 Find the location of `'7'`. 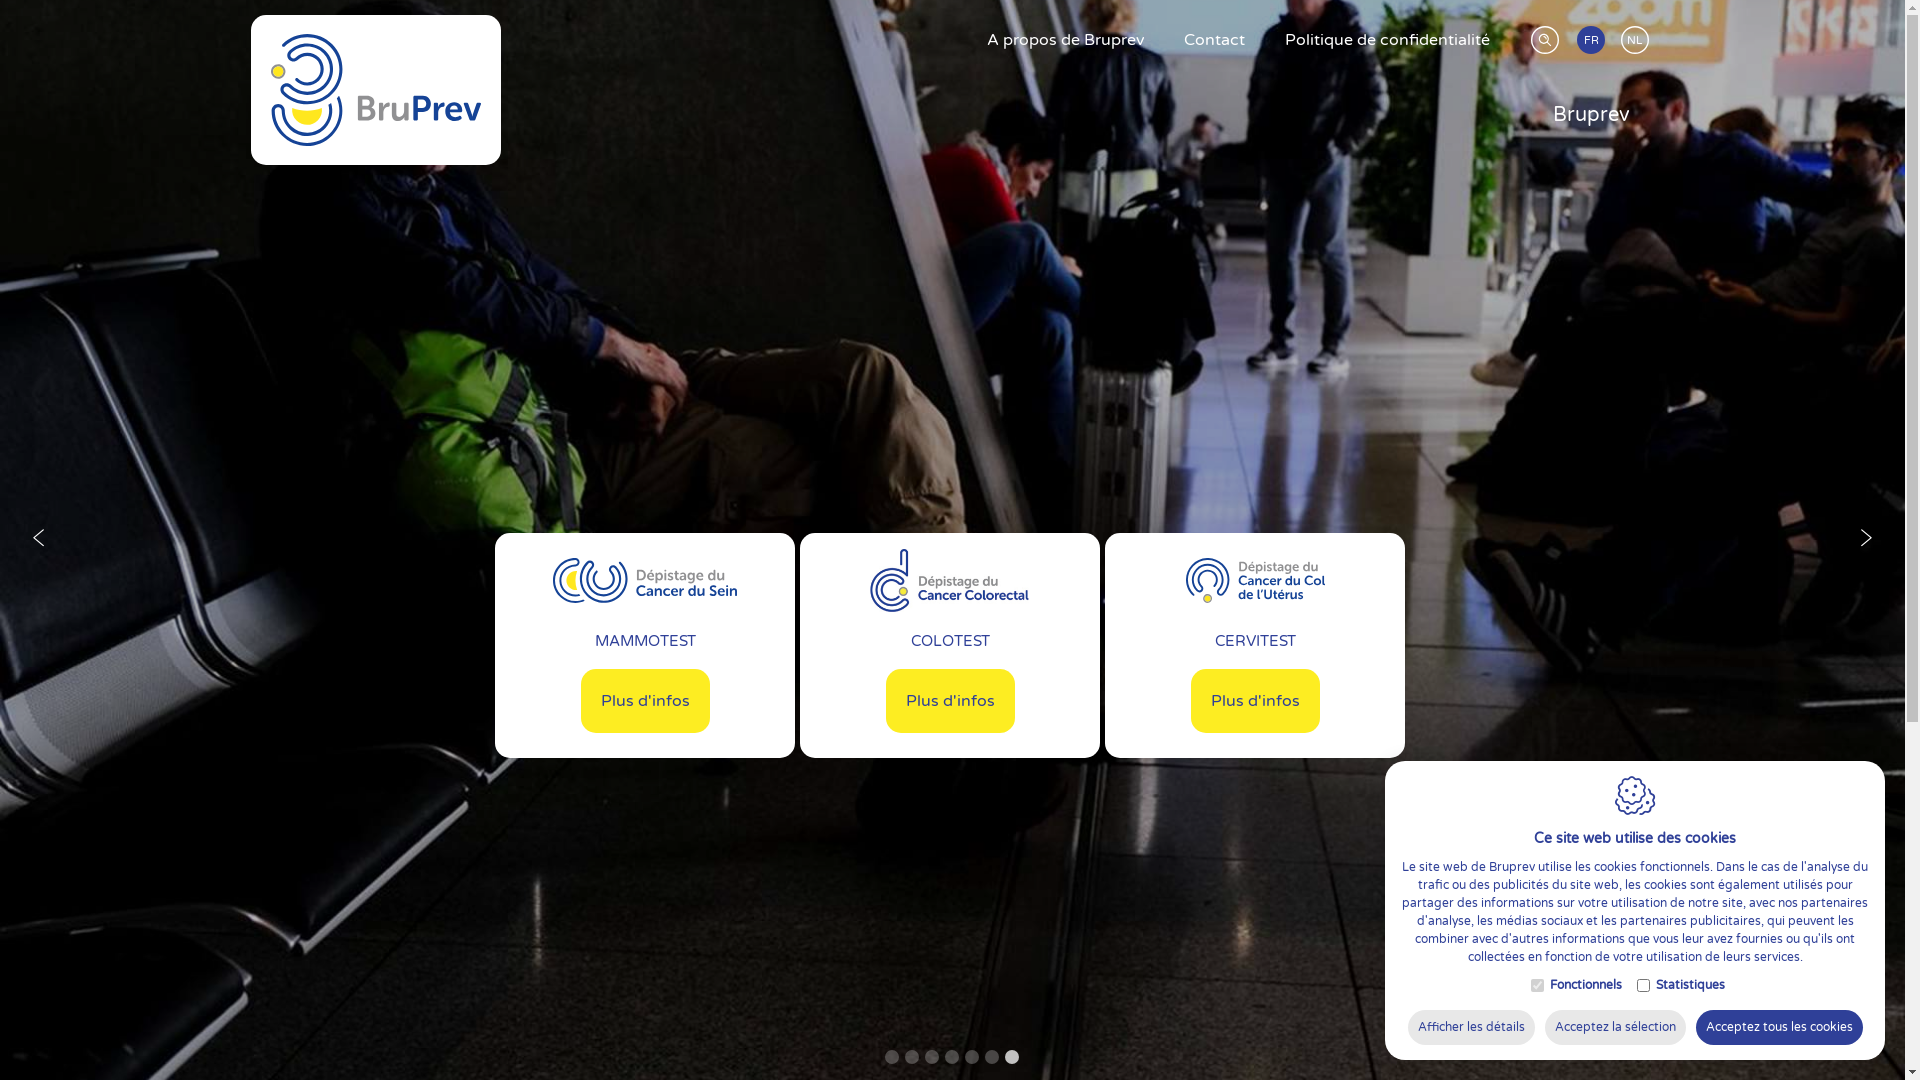

'7' is located at coordinates (1011, 1055).